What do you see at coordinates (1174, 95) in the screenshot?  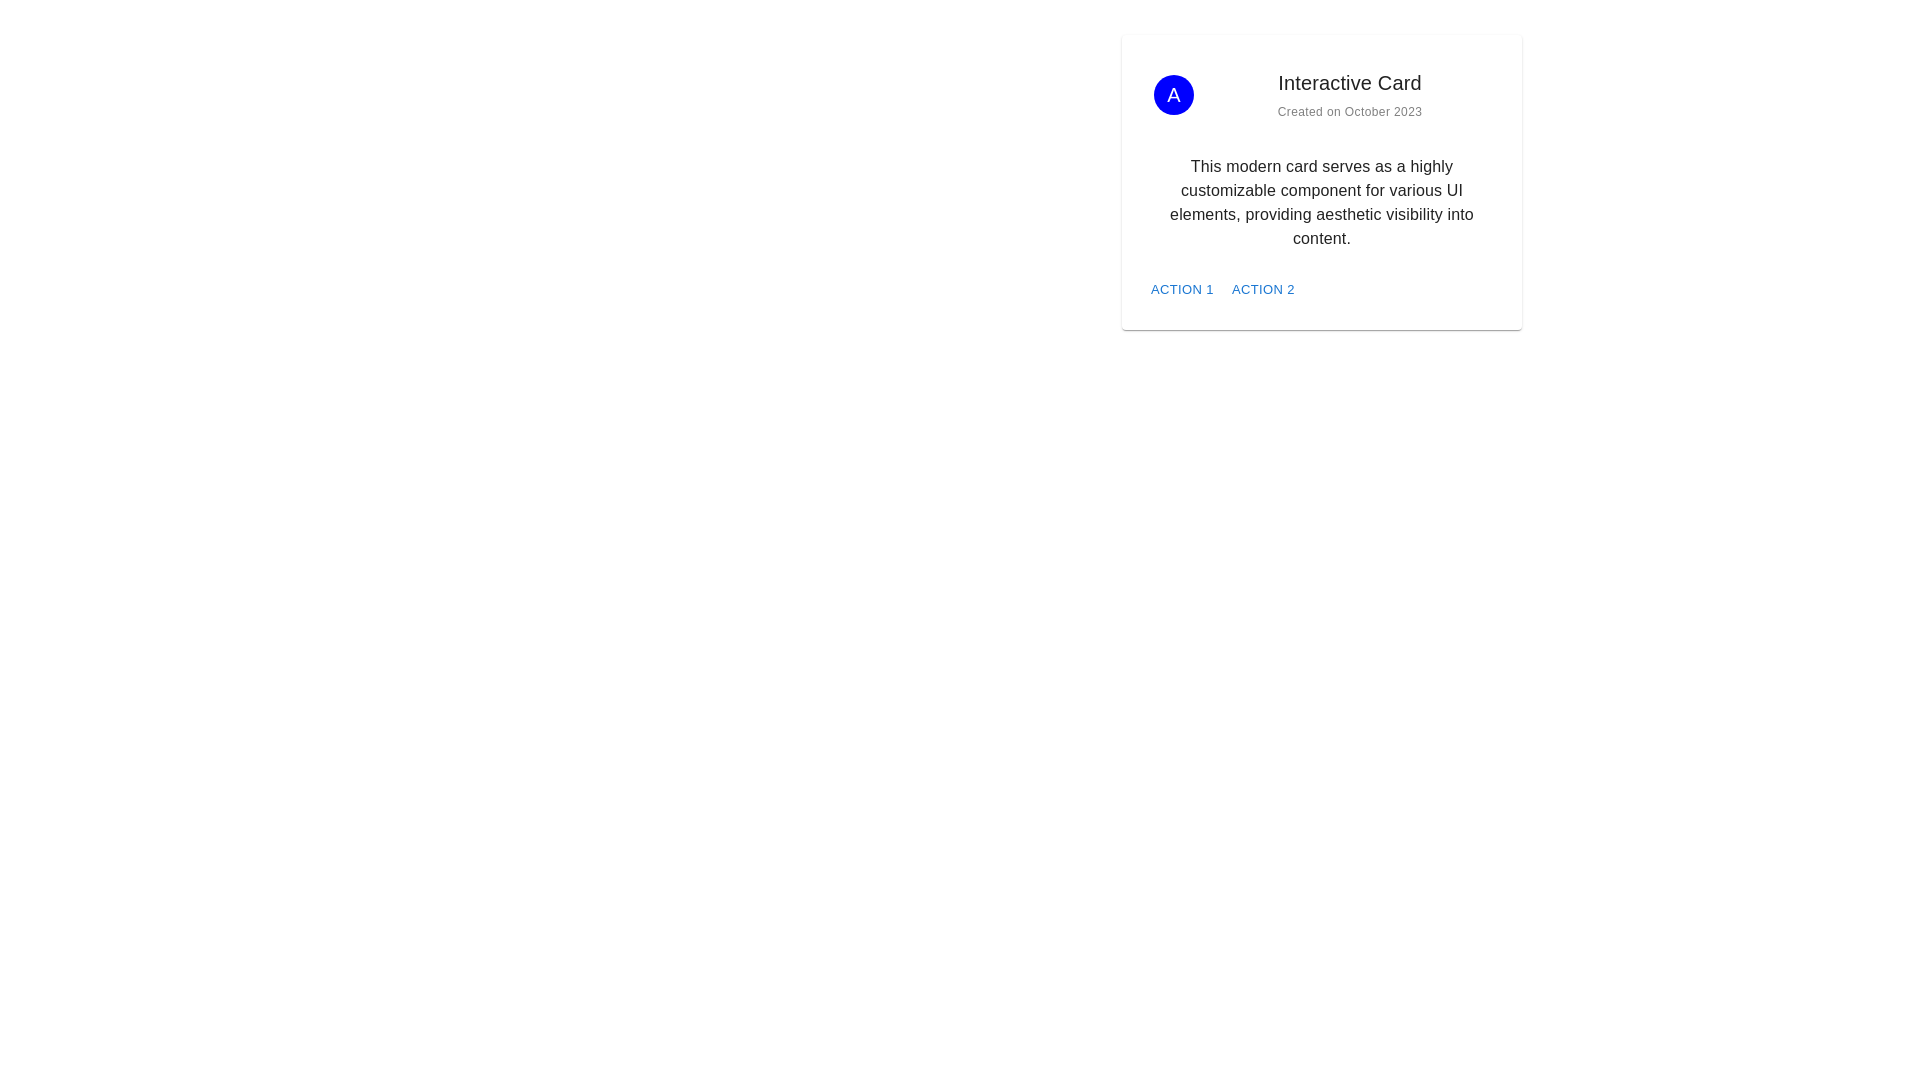 I see `the circular avatar with a blue background and the white letter 'A' located at the top left of the card header` at bounding box center [1174, 95].